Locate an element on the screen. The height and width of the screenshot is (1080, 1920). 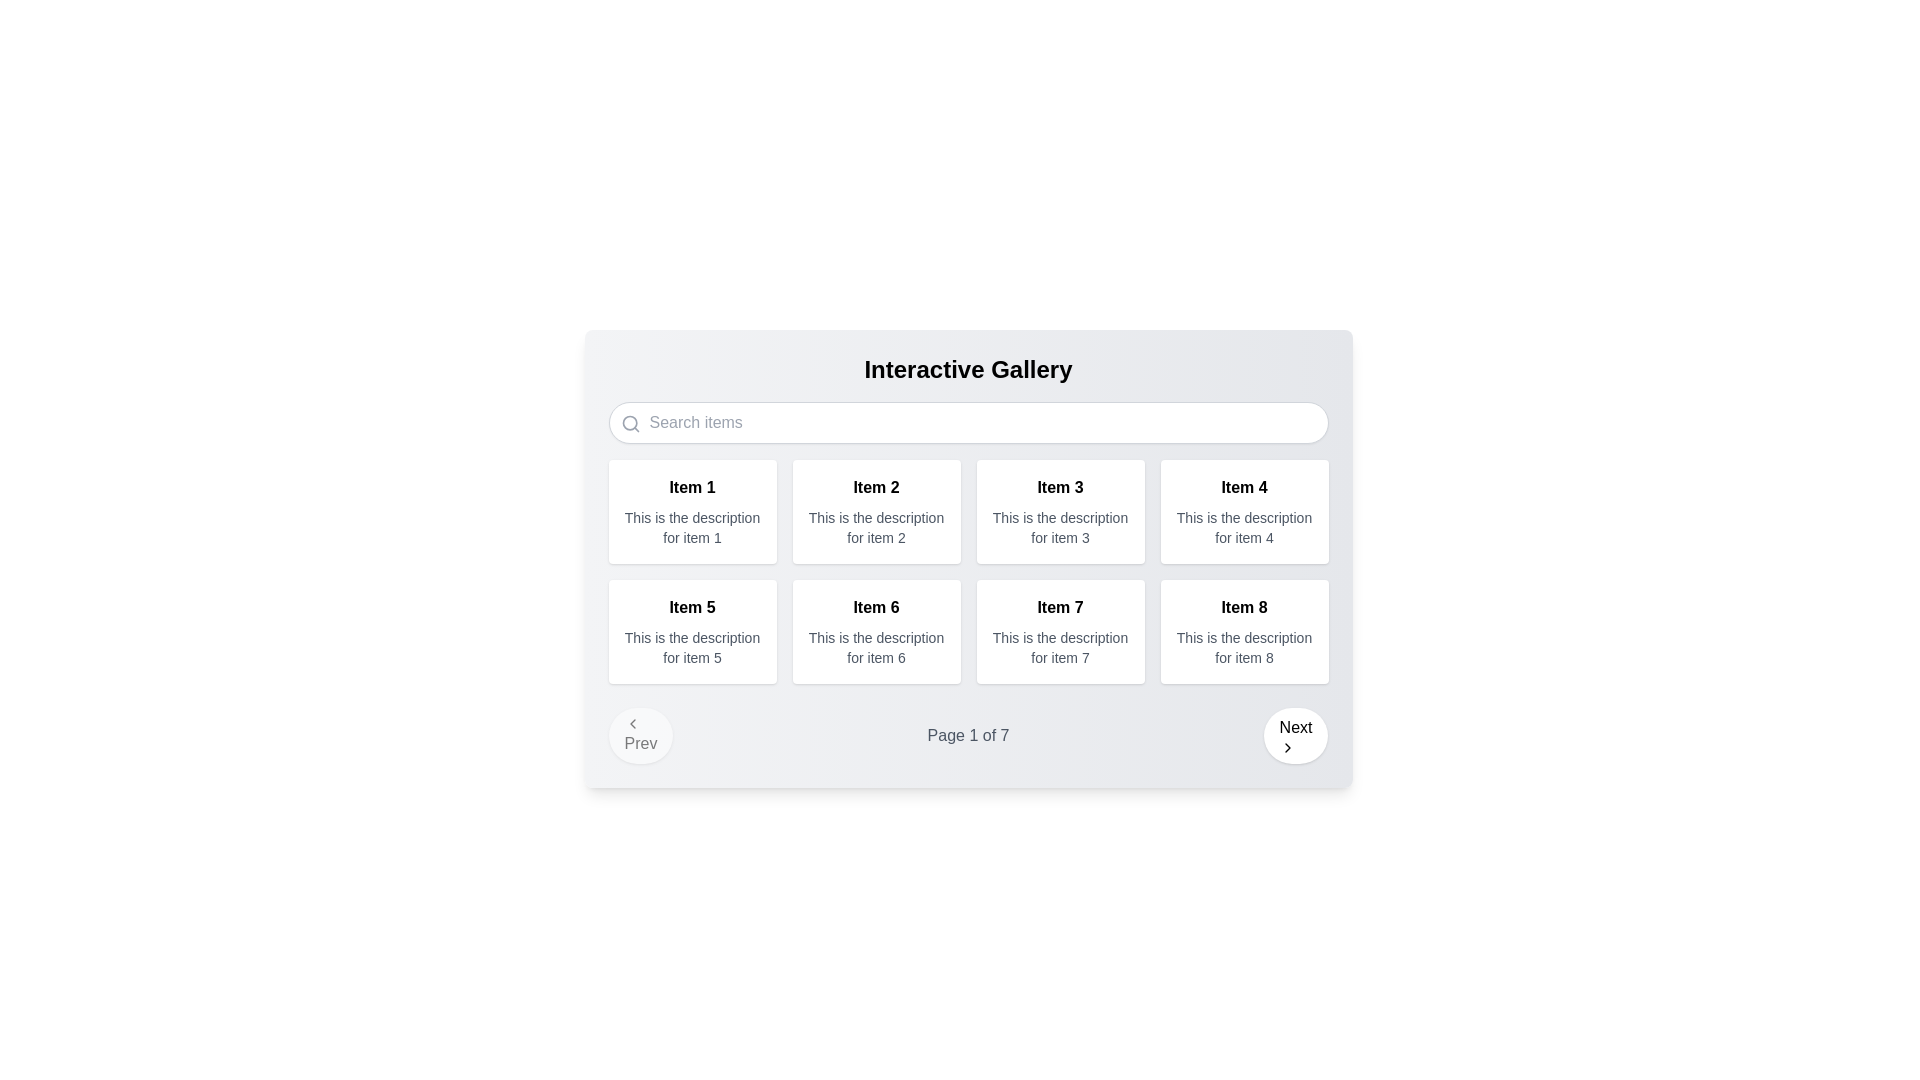
the box in the second row, second column of the gallery listing to interact with it is located at coordinates (876, 632).